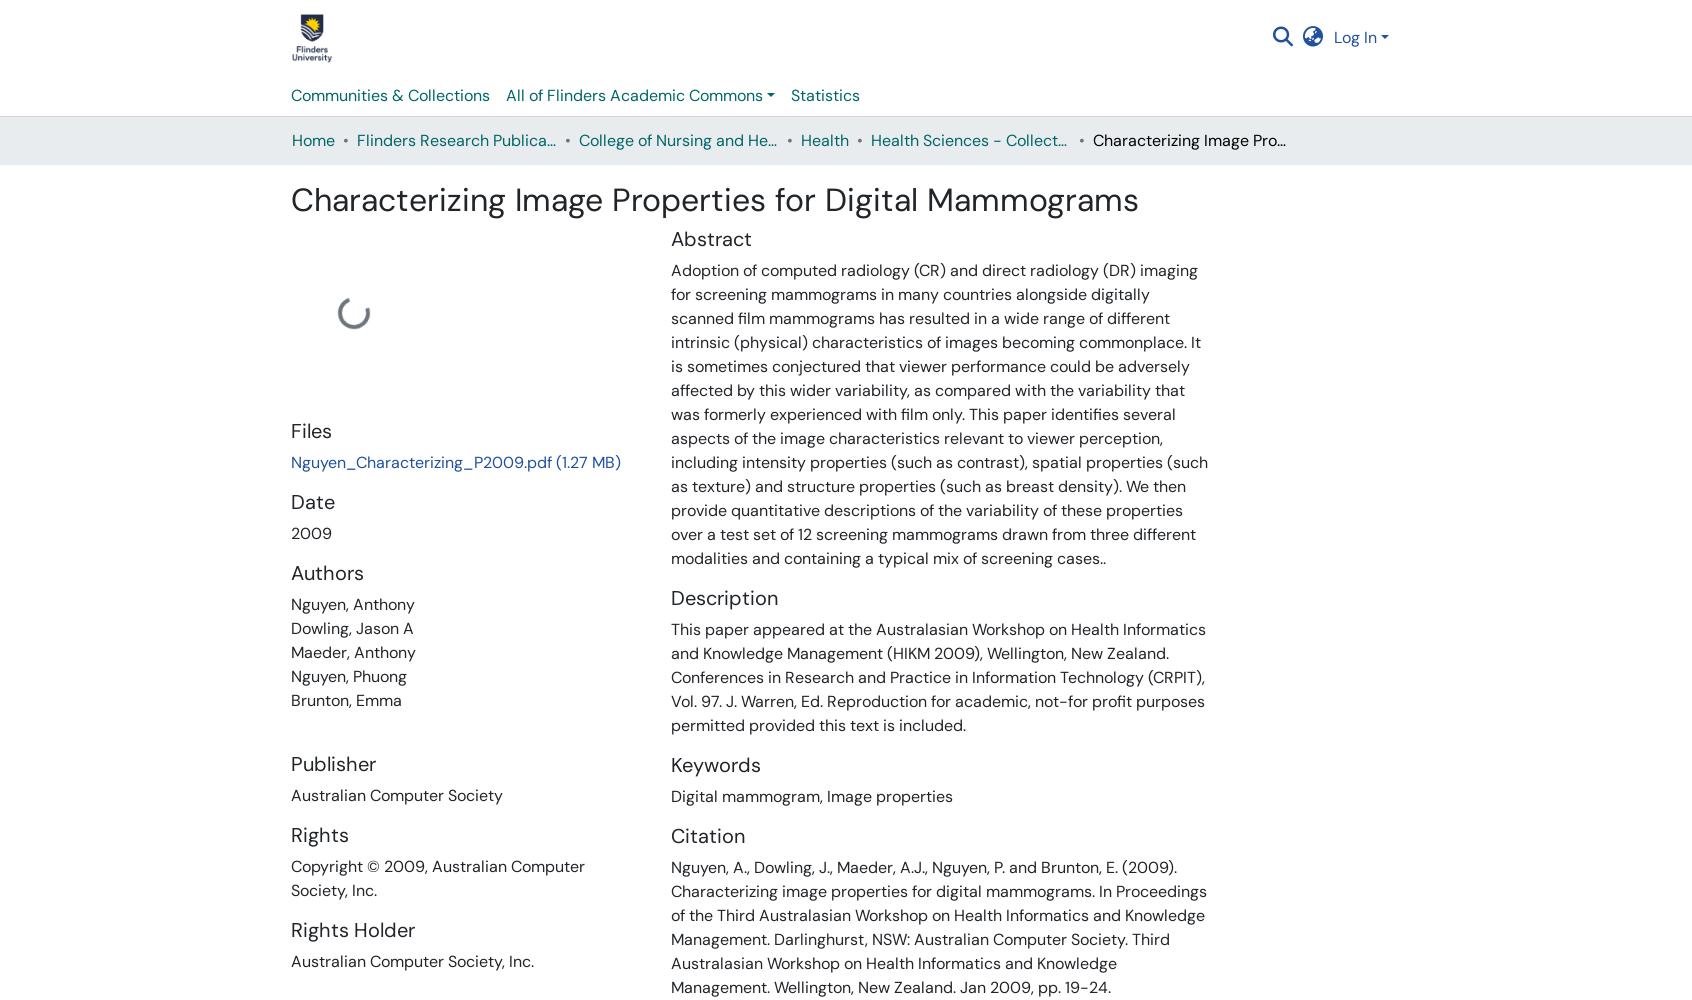 This screenshot has height=1000, width=1692. What do you see at coordinates (310, 533) in the screenshot?
I see `'2009'` at bounding box center [310, 533].